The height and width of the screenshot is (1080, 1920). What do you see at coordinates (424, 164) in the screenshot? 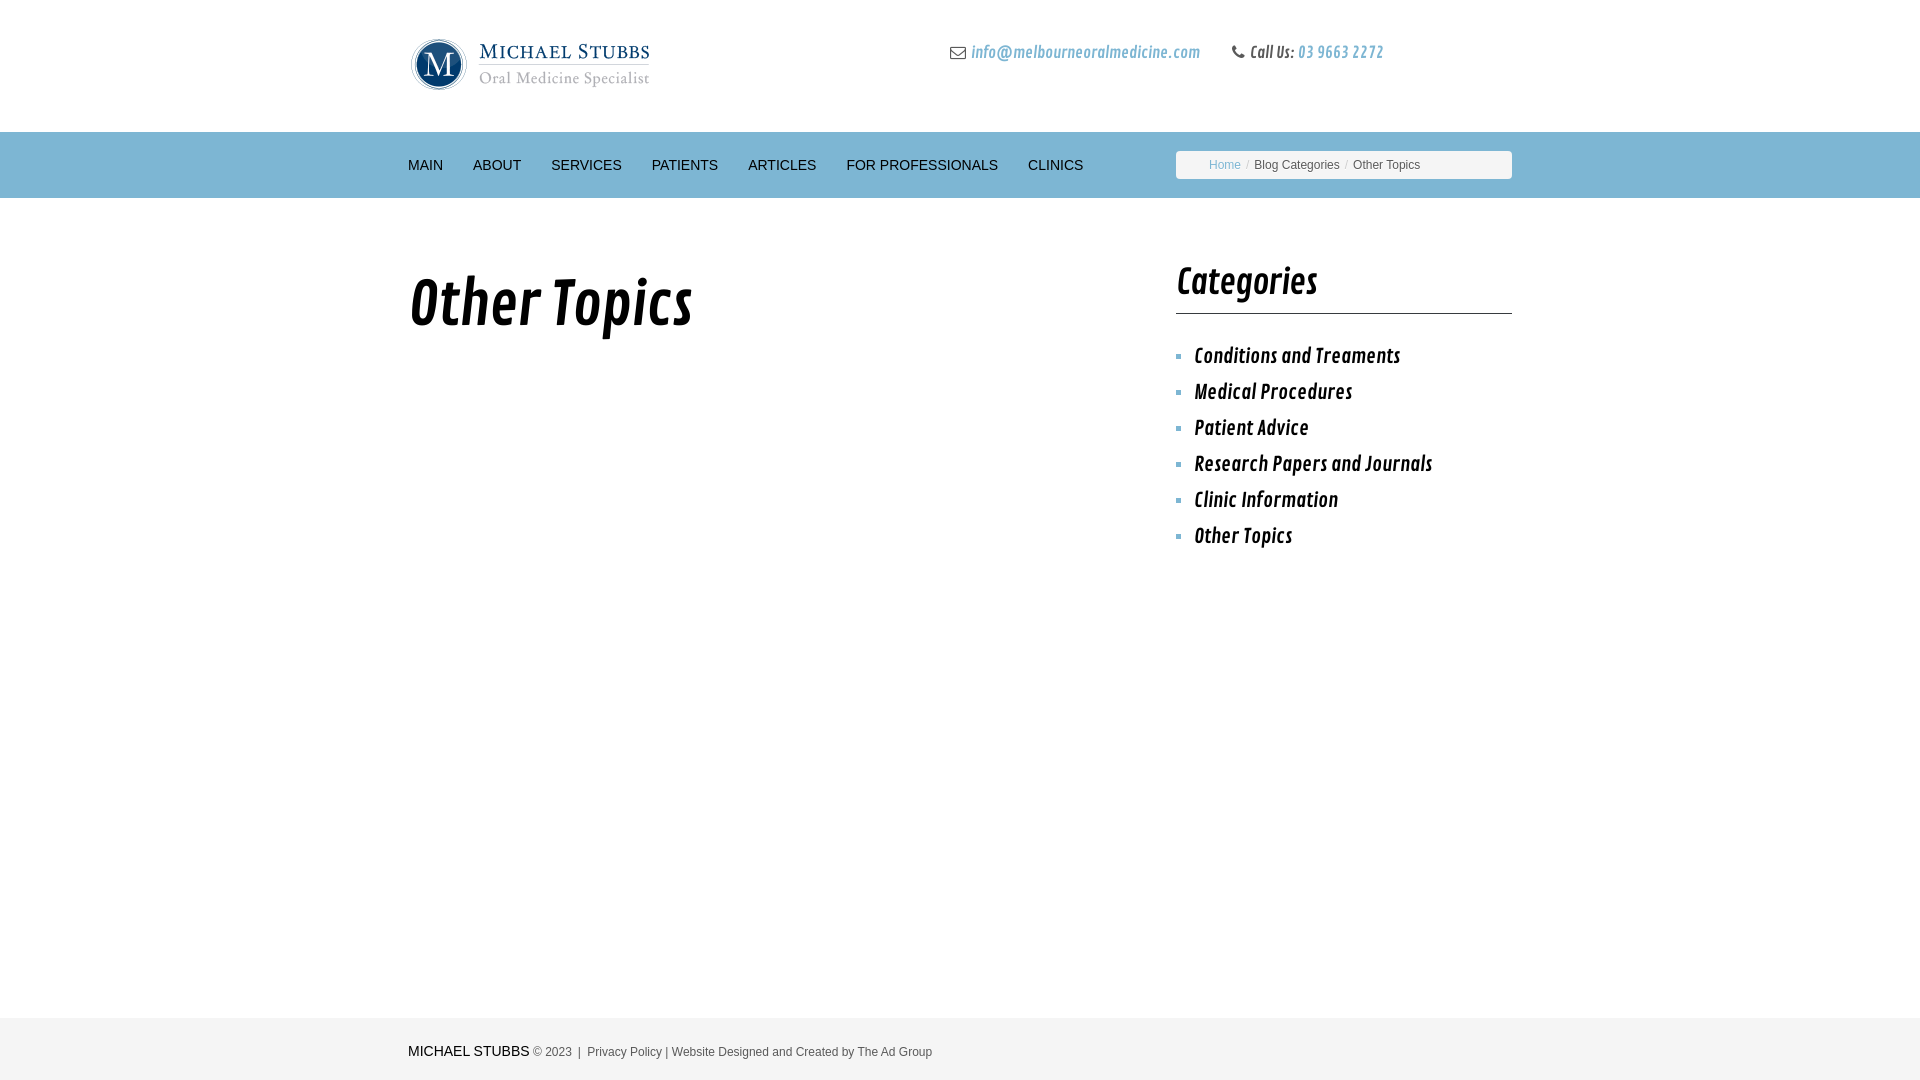
I see `'MAIN'` at bounding box center [424, 164].